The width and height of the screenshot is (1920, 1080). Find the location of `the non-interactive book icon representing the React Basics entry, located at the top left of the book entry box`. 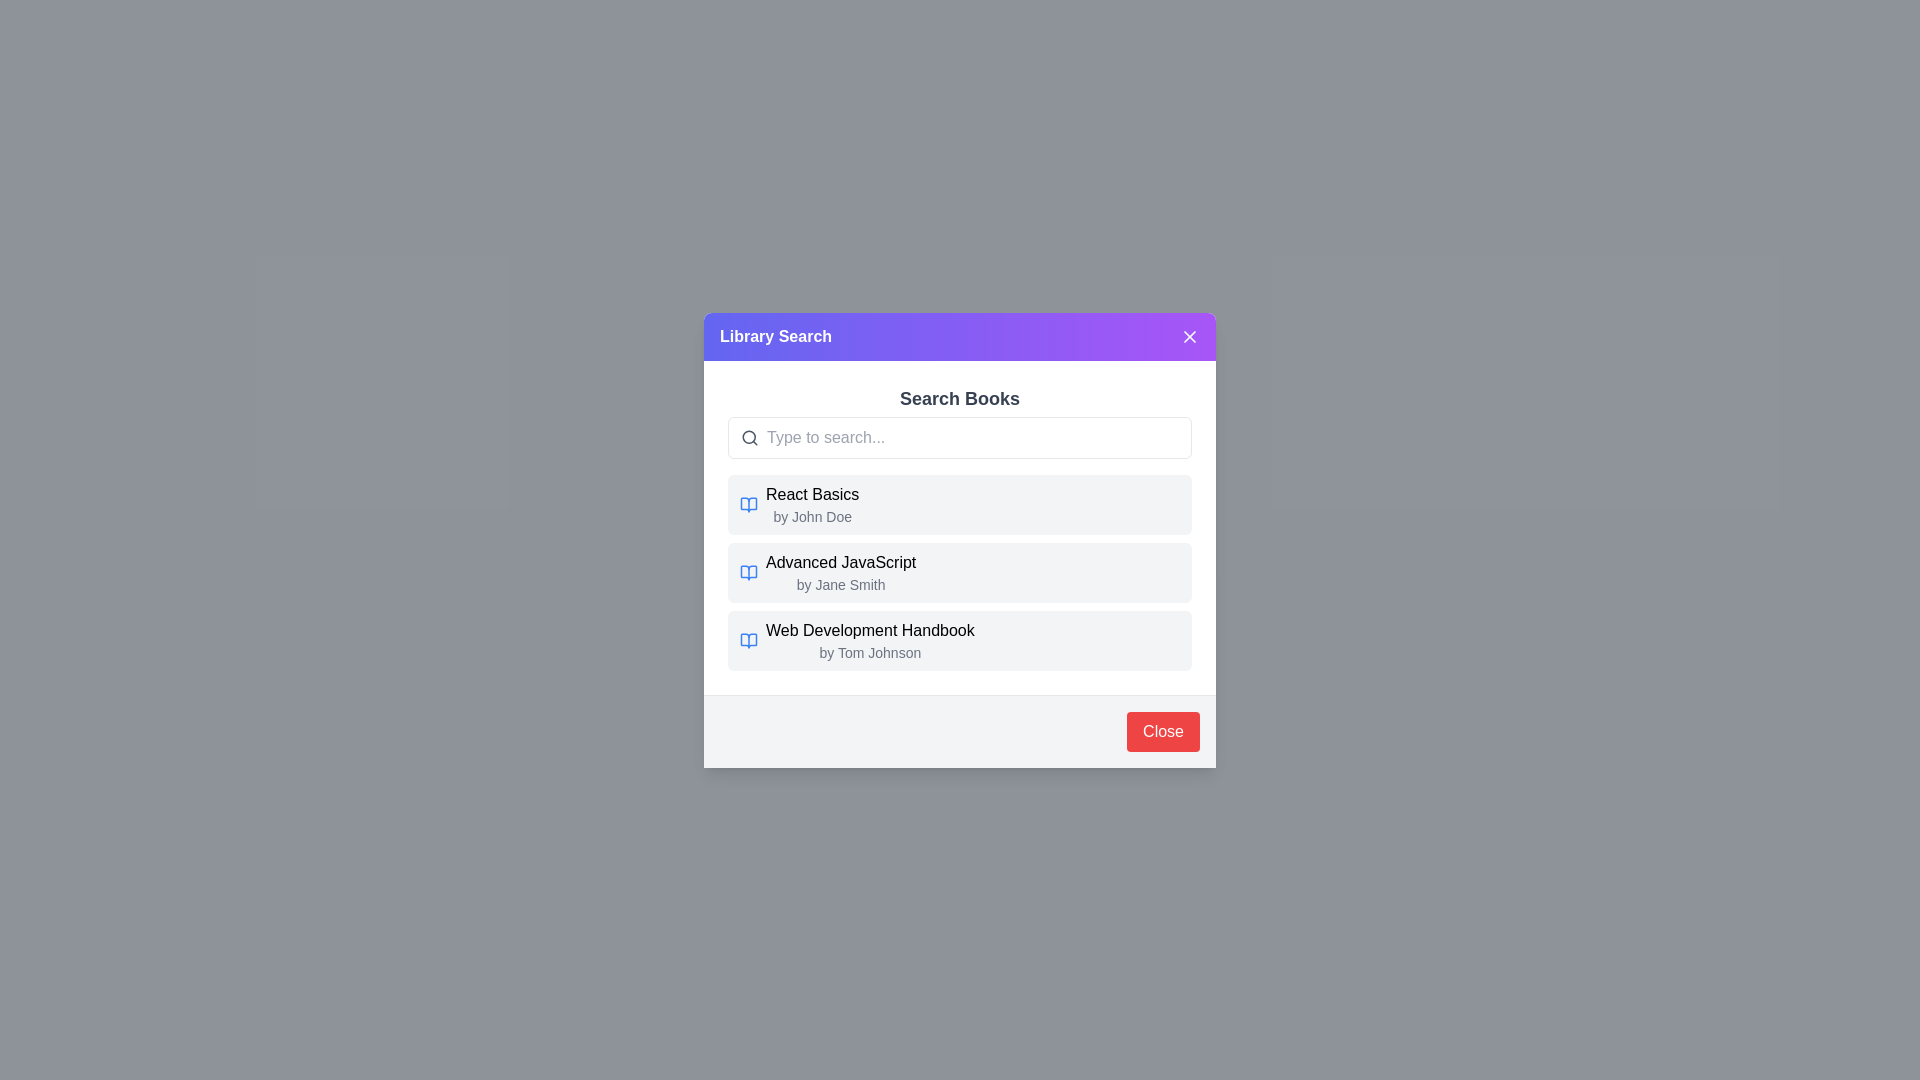

the non-interactive book icon representing the React Basics entry, located at the top left of the book entry box is located at coordinates (747, 503).